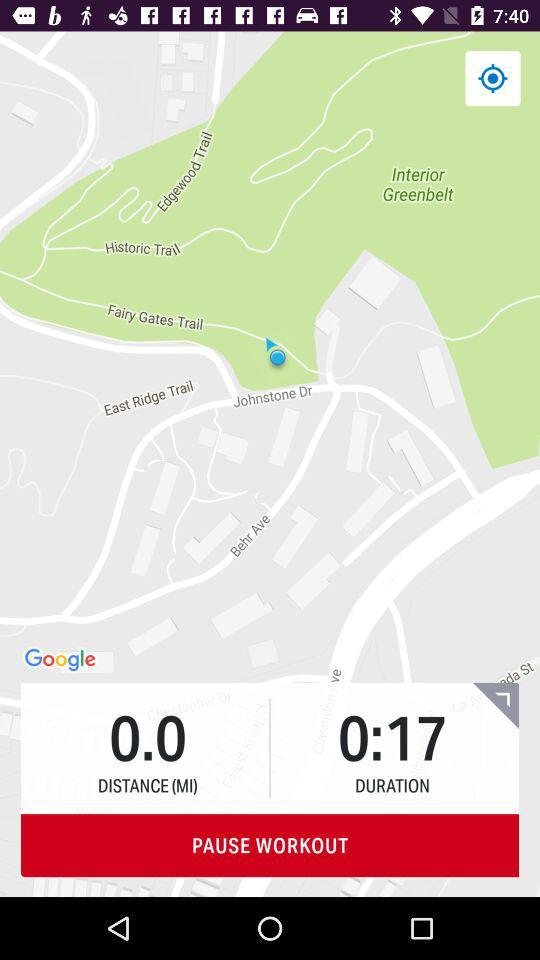  I want to click on expand workout screen, so click(494, 705).